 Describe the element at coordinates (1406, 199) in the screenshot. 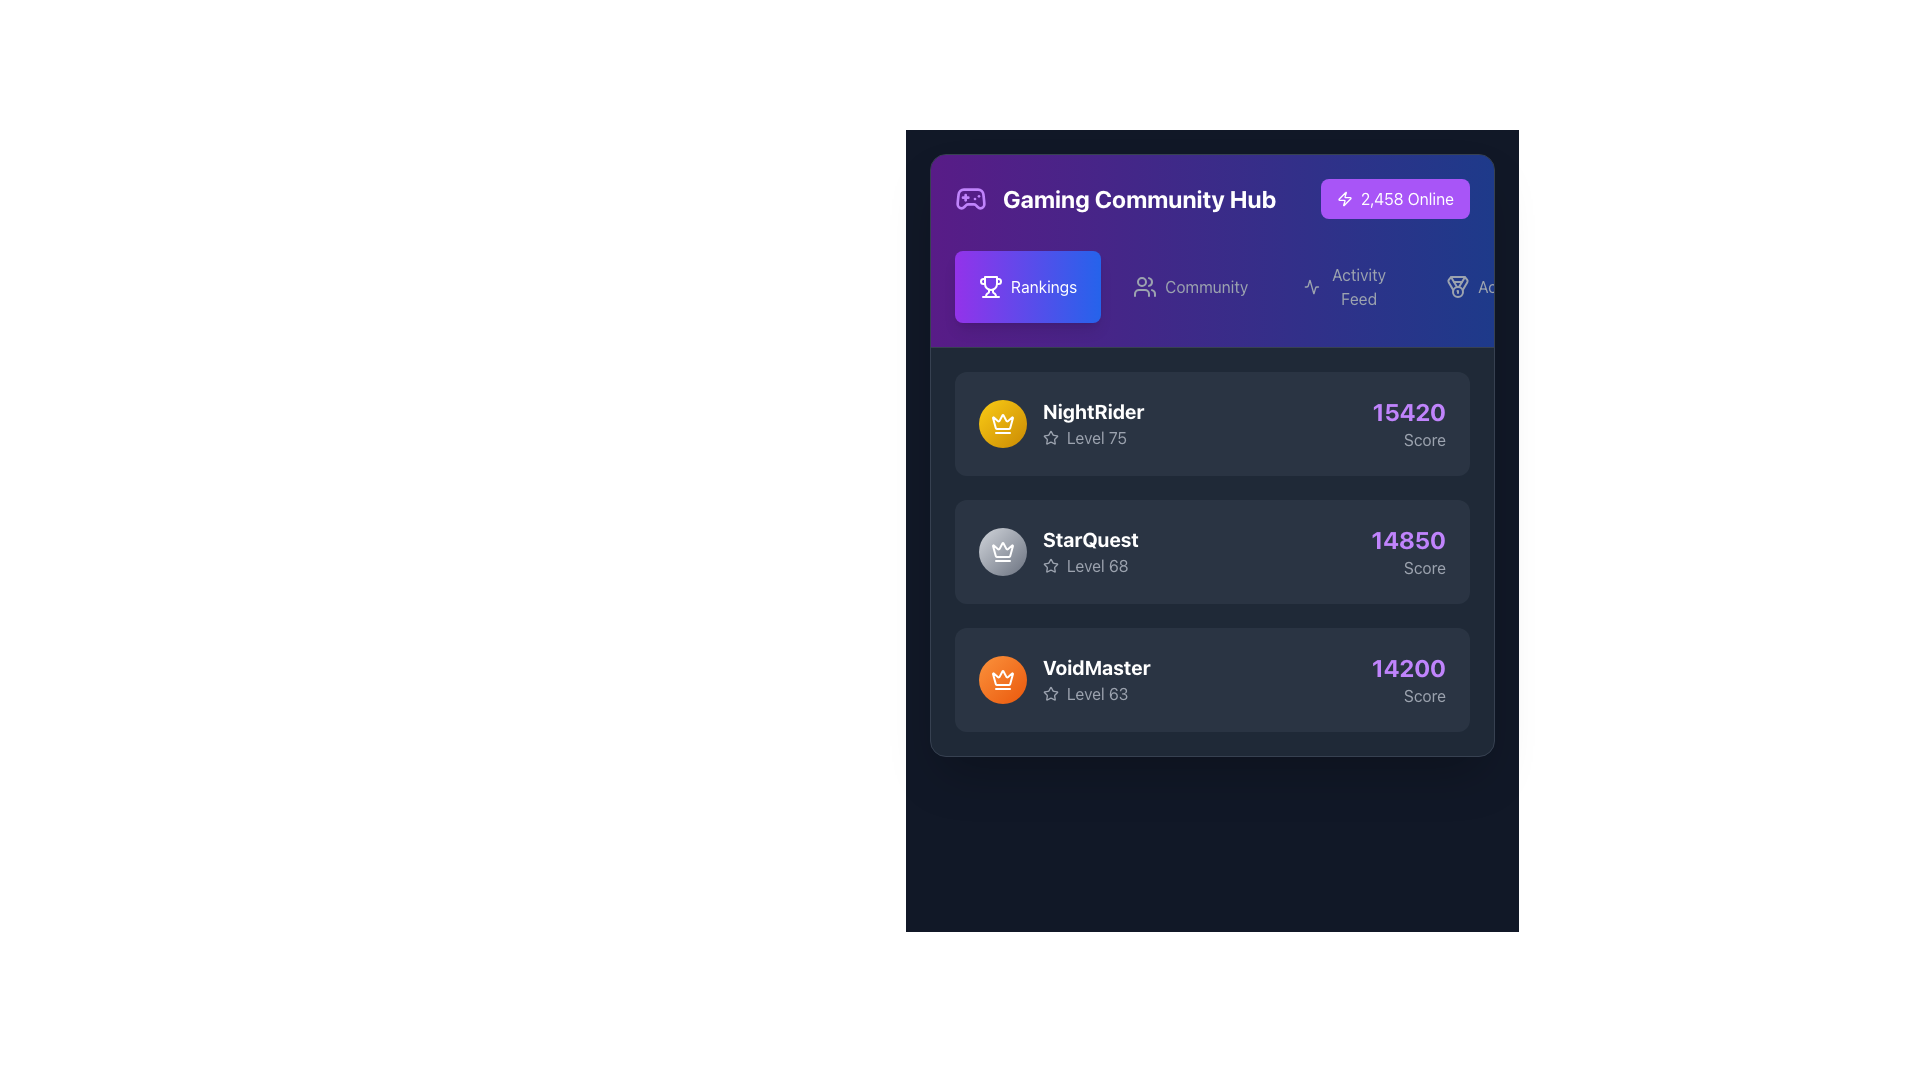

I see `the online users indicator label located in the upper-right corner of the interface, within a purple rectangular banner, adjacent to a lightning bolt icon` at that location.